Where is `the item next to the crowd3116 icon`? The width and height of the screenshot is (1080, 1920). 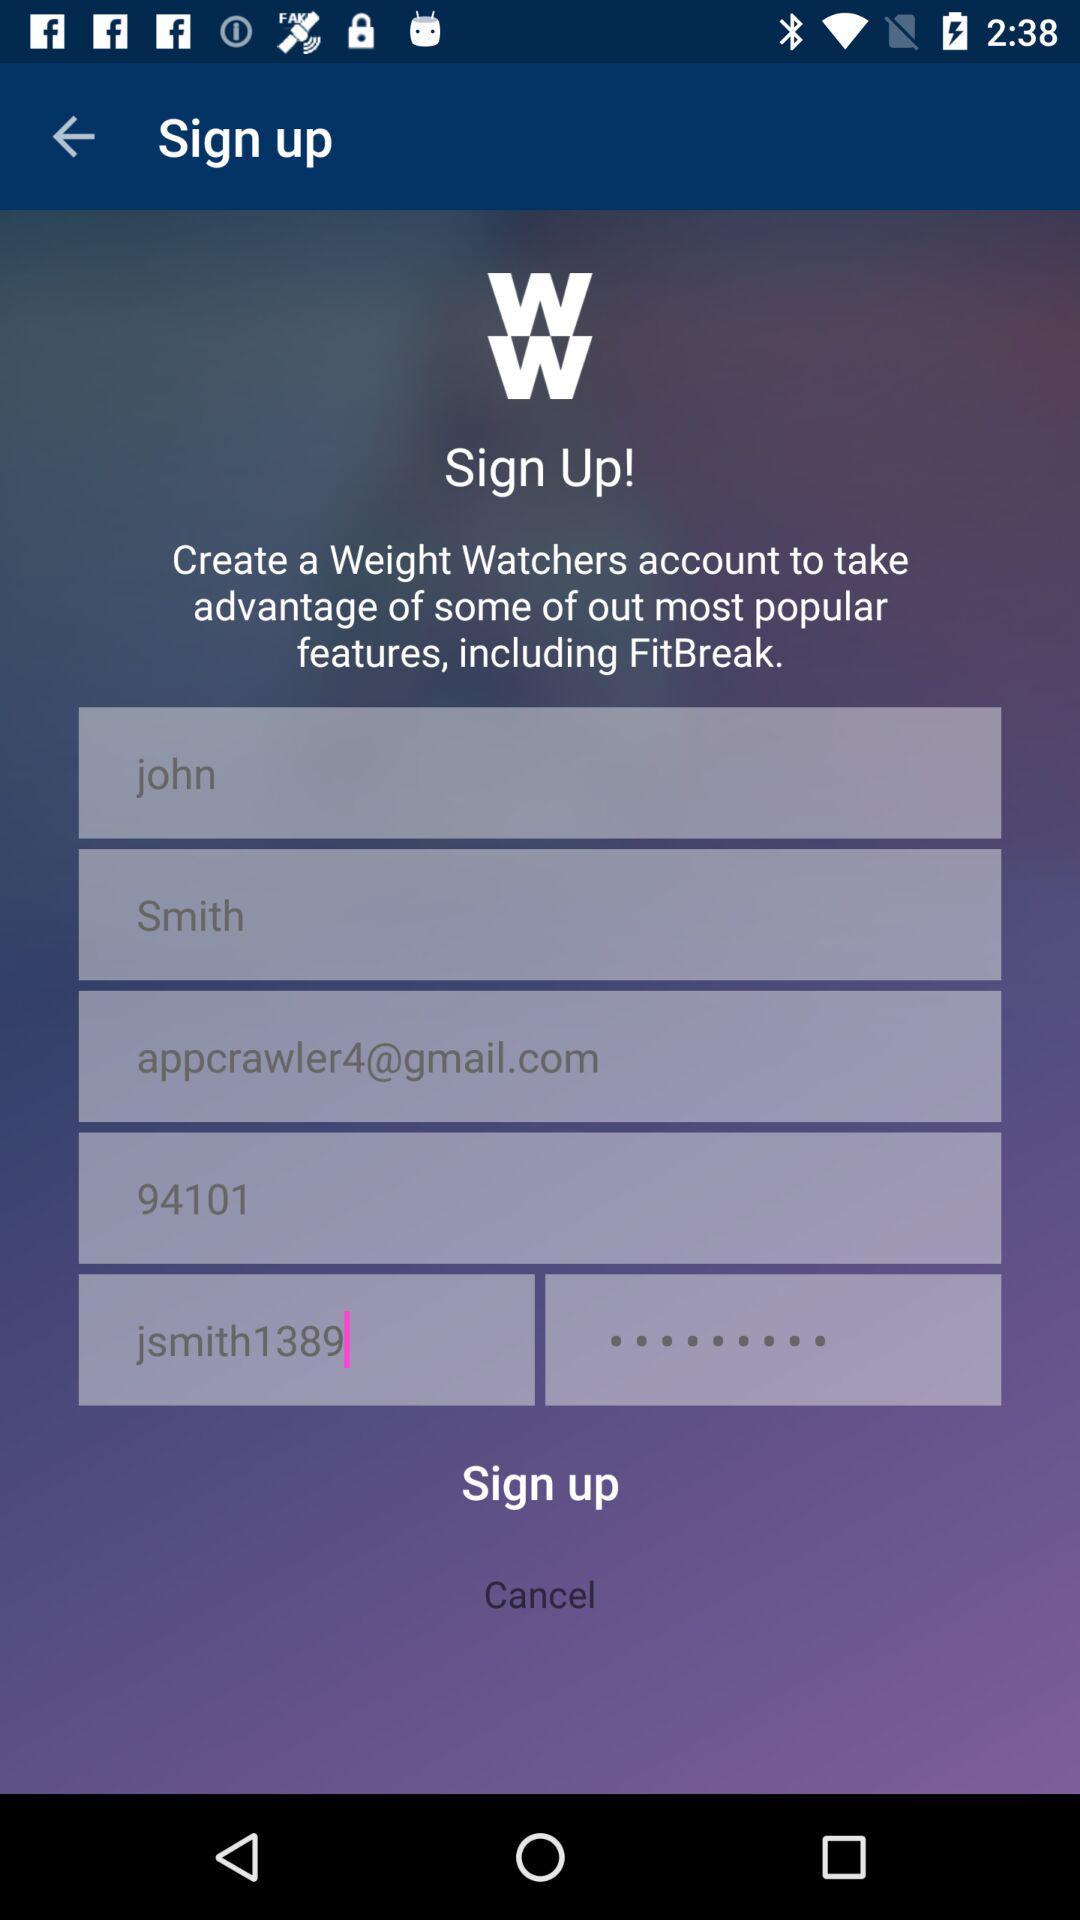
the item next to the crowd3116 icon is located at coordinates (306, 1339).